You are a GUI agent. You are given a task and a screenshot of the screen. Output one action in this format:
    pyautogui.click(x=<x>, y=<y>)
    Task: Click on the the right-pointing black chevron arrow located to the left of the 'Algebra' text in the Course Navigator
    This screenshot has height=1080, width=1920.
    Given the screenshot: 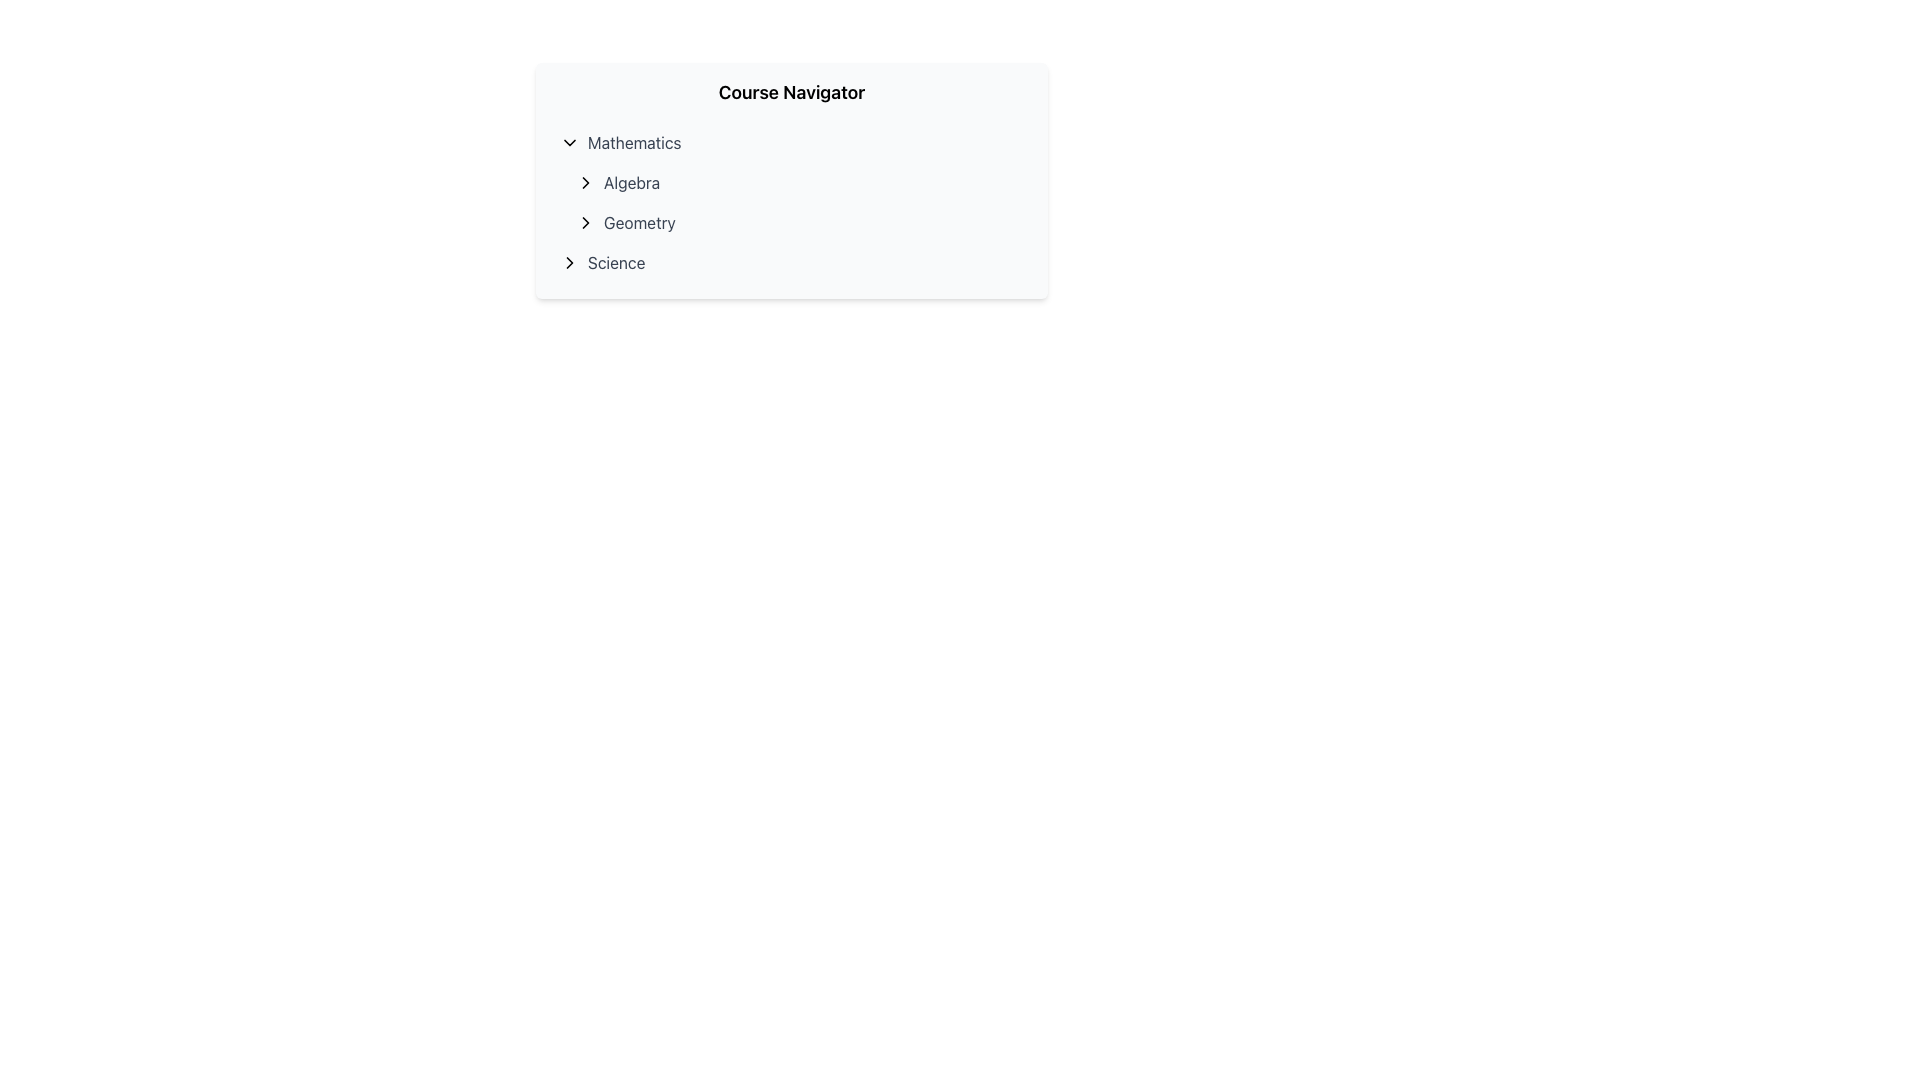 What is the action you would take?
    pyautogui.click(x=584, y=182)
    